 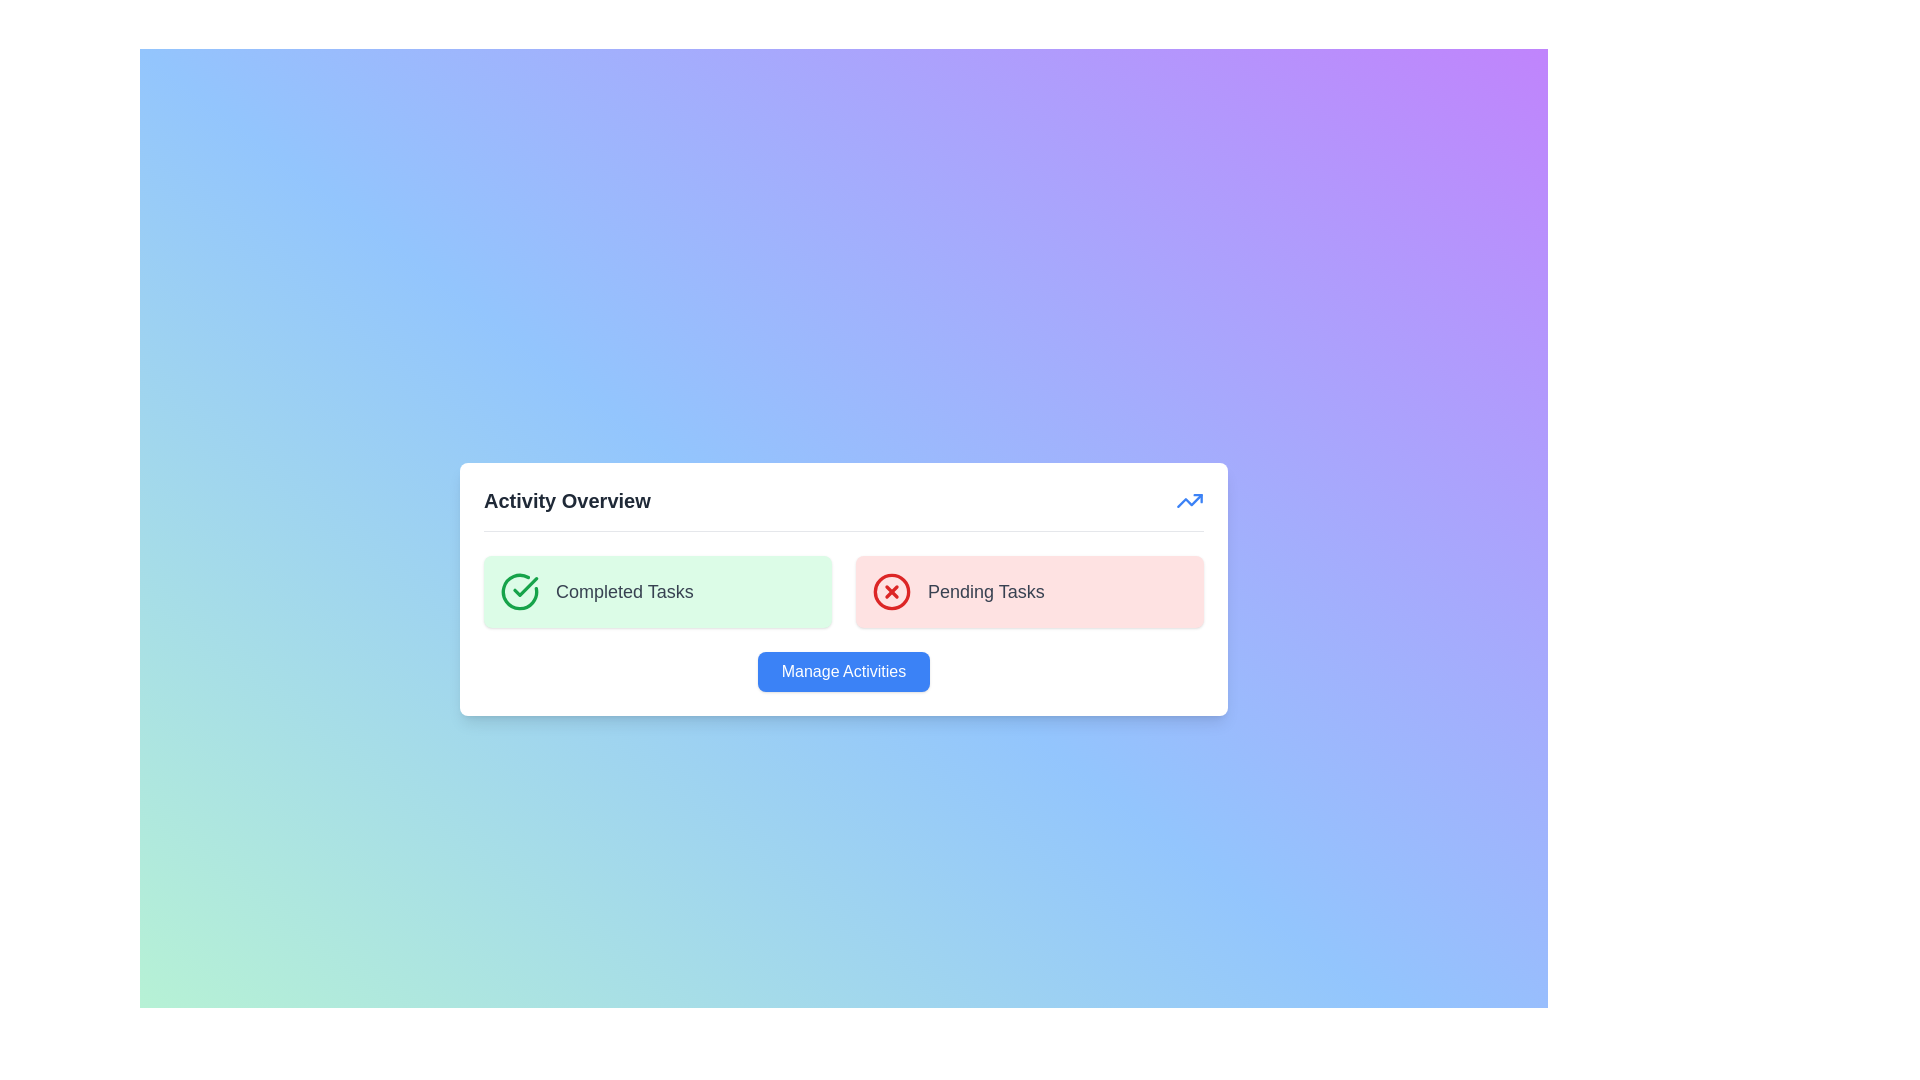 I want to click on the 'Manage Activities' button, which is a rectangular button with a blue background and white text, so click(x=844, y=671).